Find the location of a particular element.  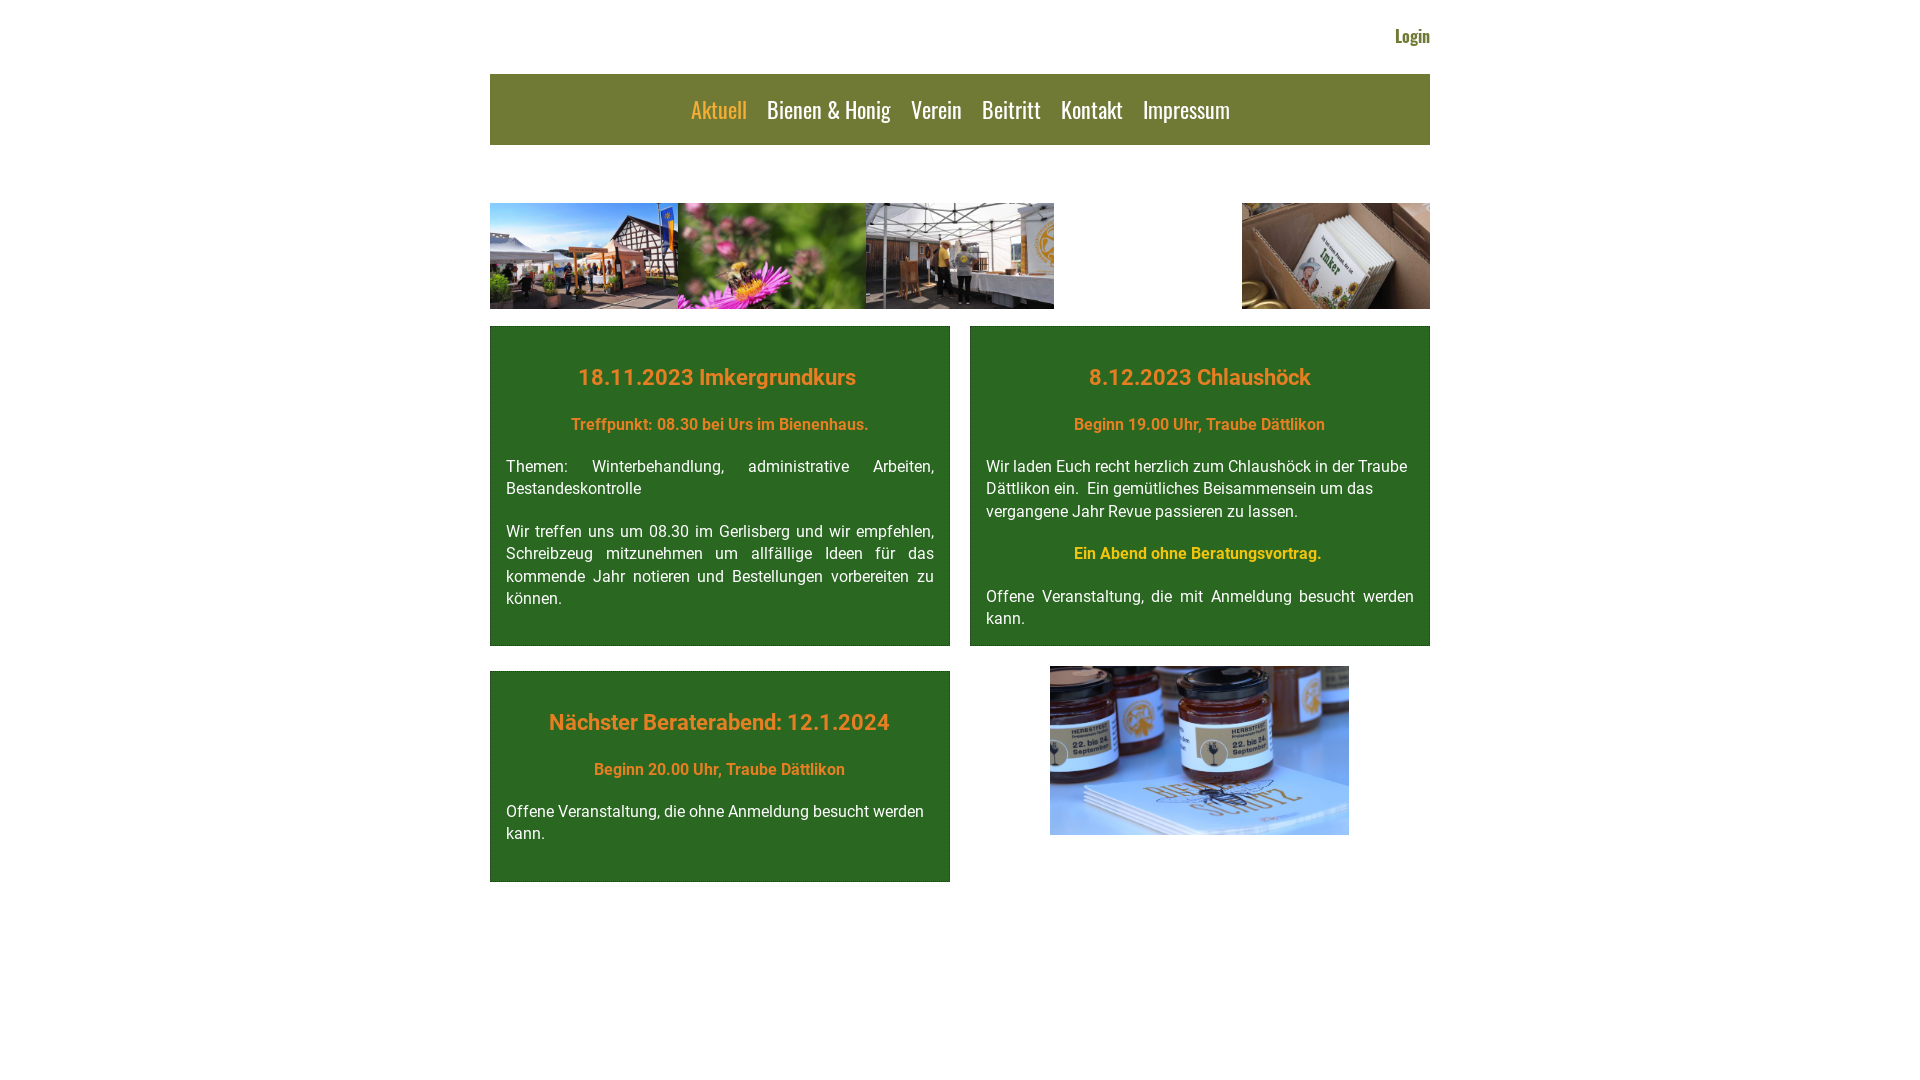

'Impressum' is located at coordinates (1185, 109).